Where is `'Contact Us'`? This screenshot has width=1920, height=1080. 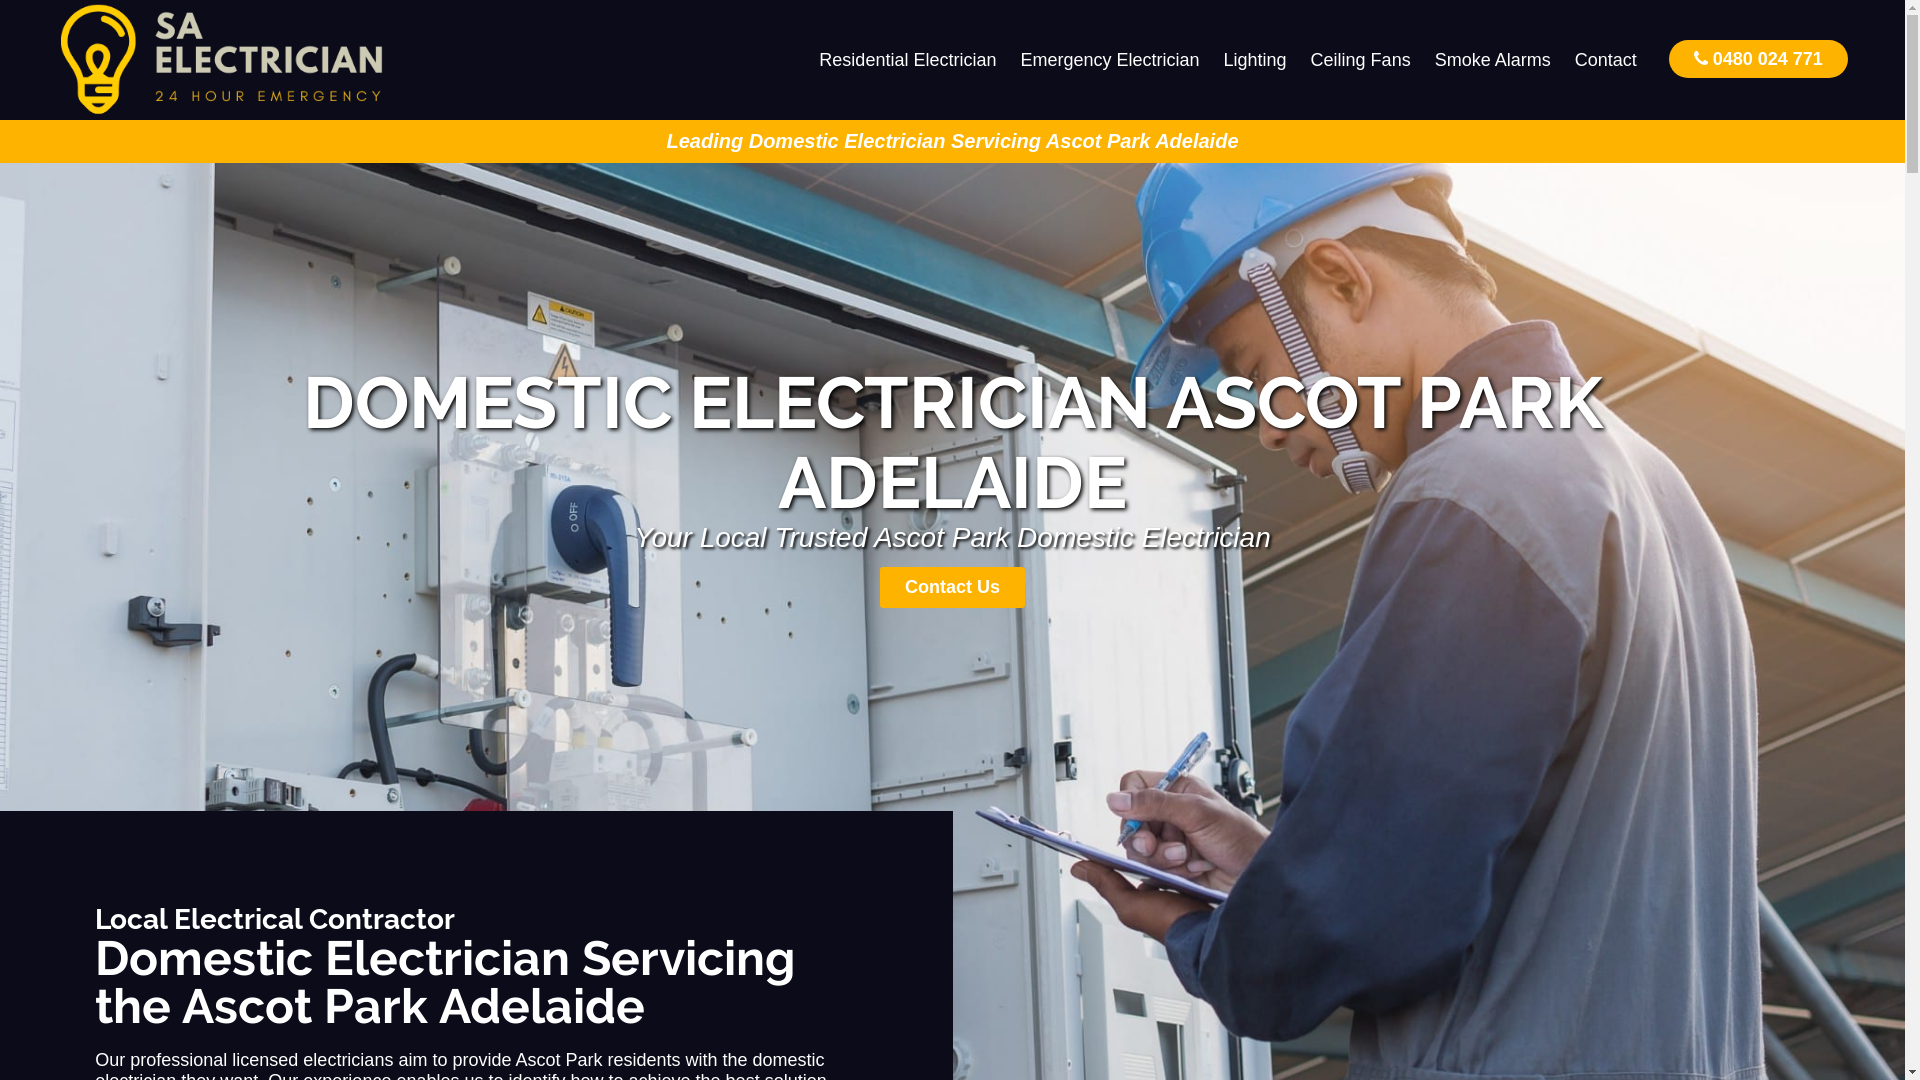 'Contact Us' is located at coordinates (879, 586).